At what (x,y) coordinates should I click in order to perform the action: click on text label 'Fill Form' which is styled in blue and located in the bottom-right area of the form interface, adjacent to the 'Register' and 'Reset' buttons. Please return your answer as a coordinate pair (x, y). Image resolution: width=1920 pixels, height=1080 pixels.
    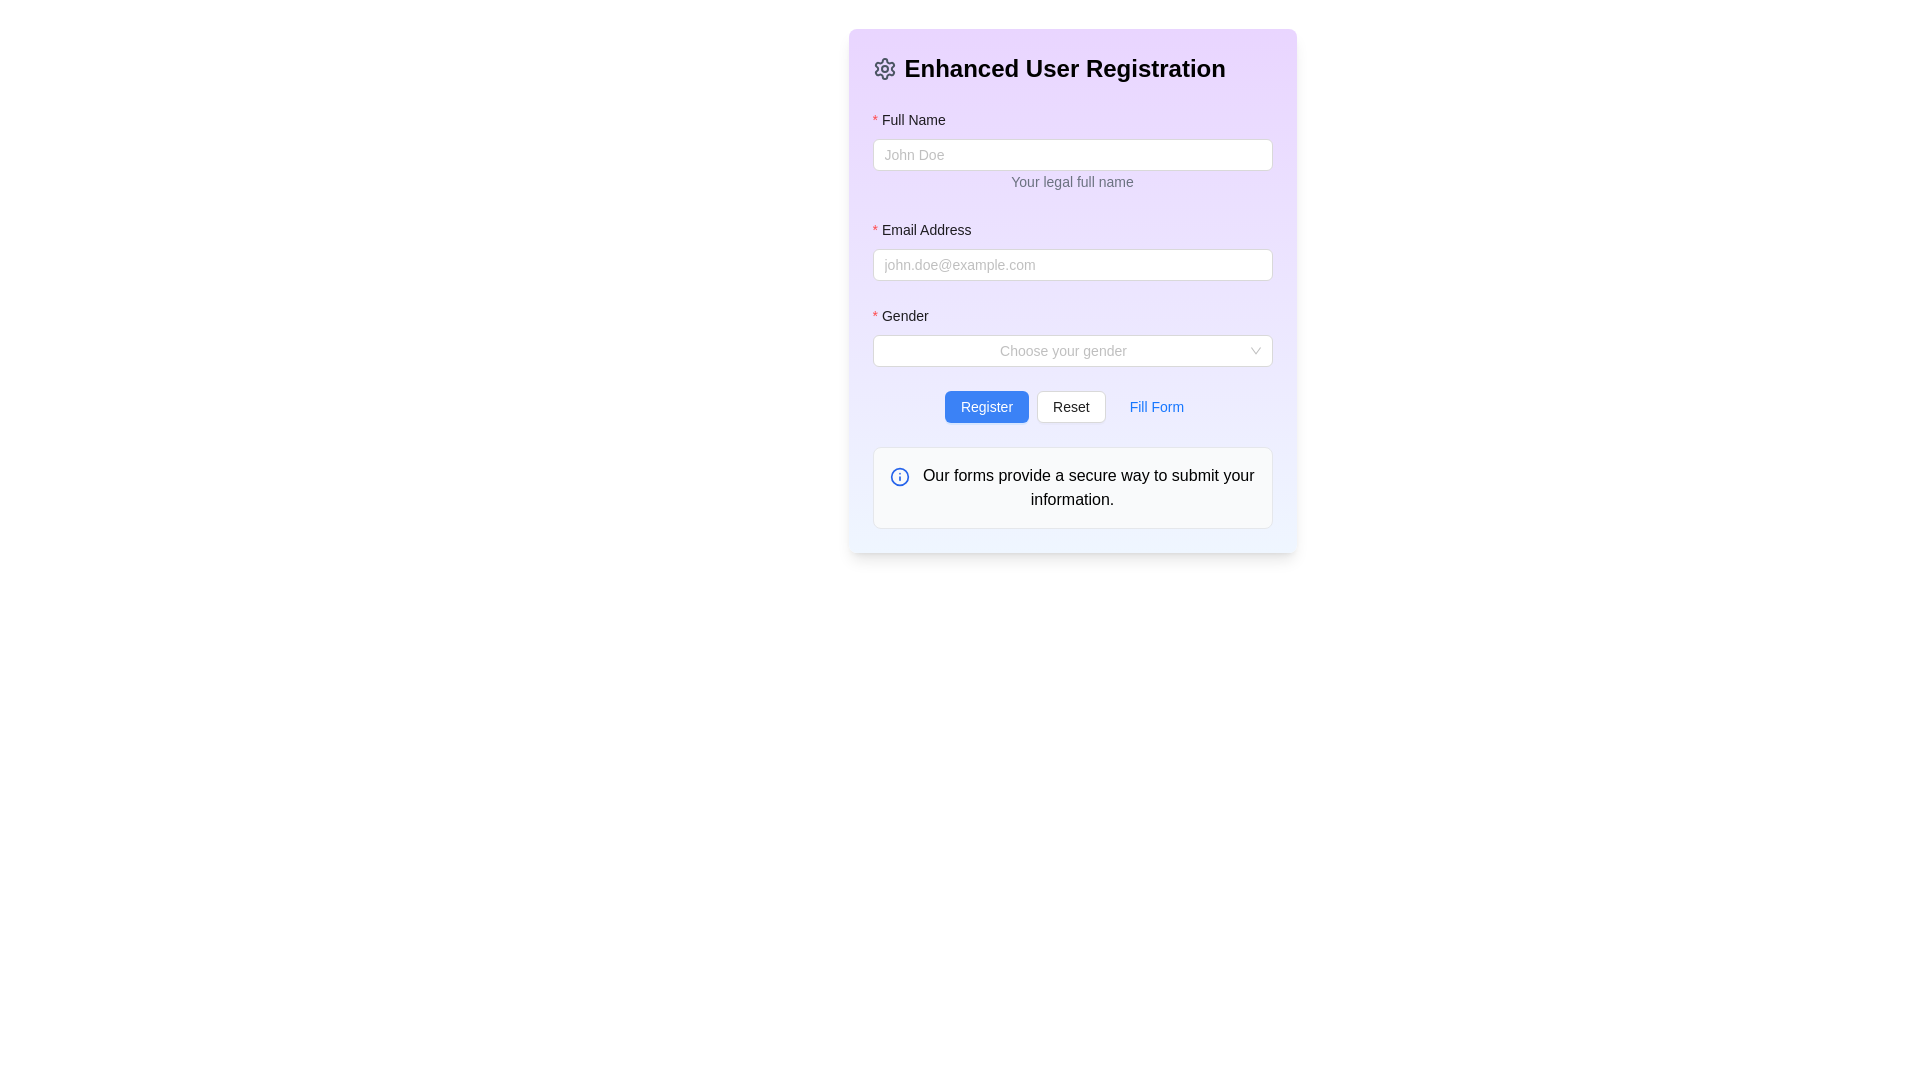
    Looking at the image, I should click on (1156, 406).